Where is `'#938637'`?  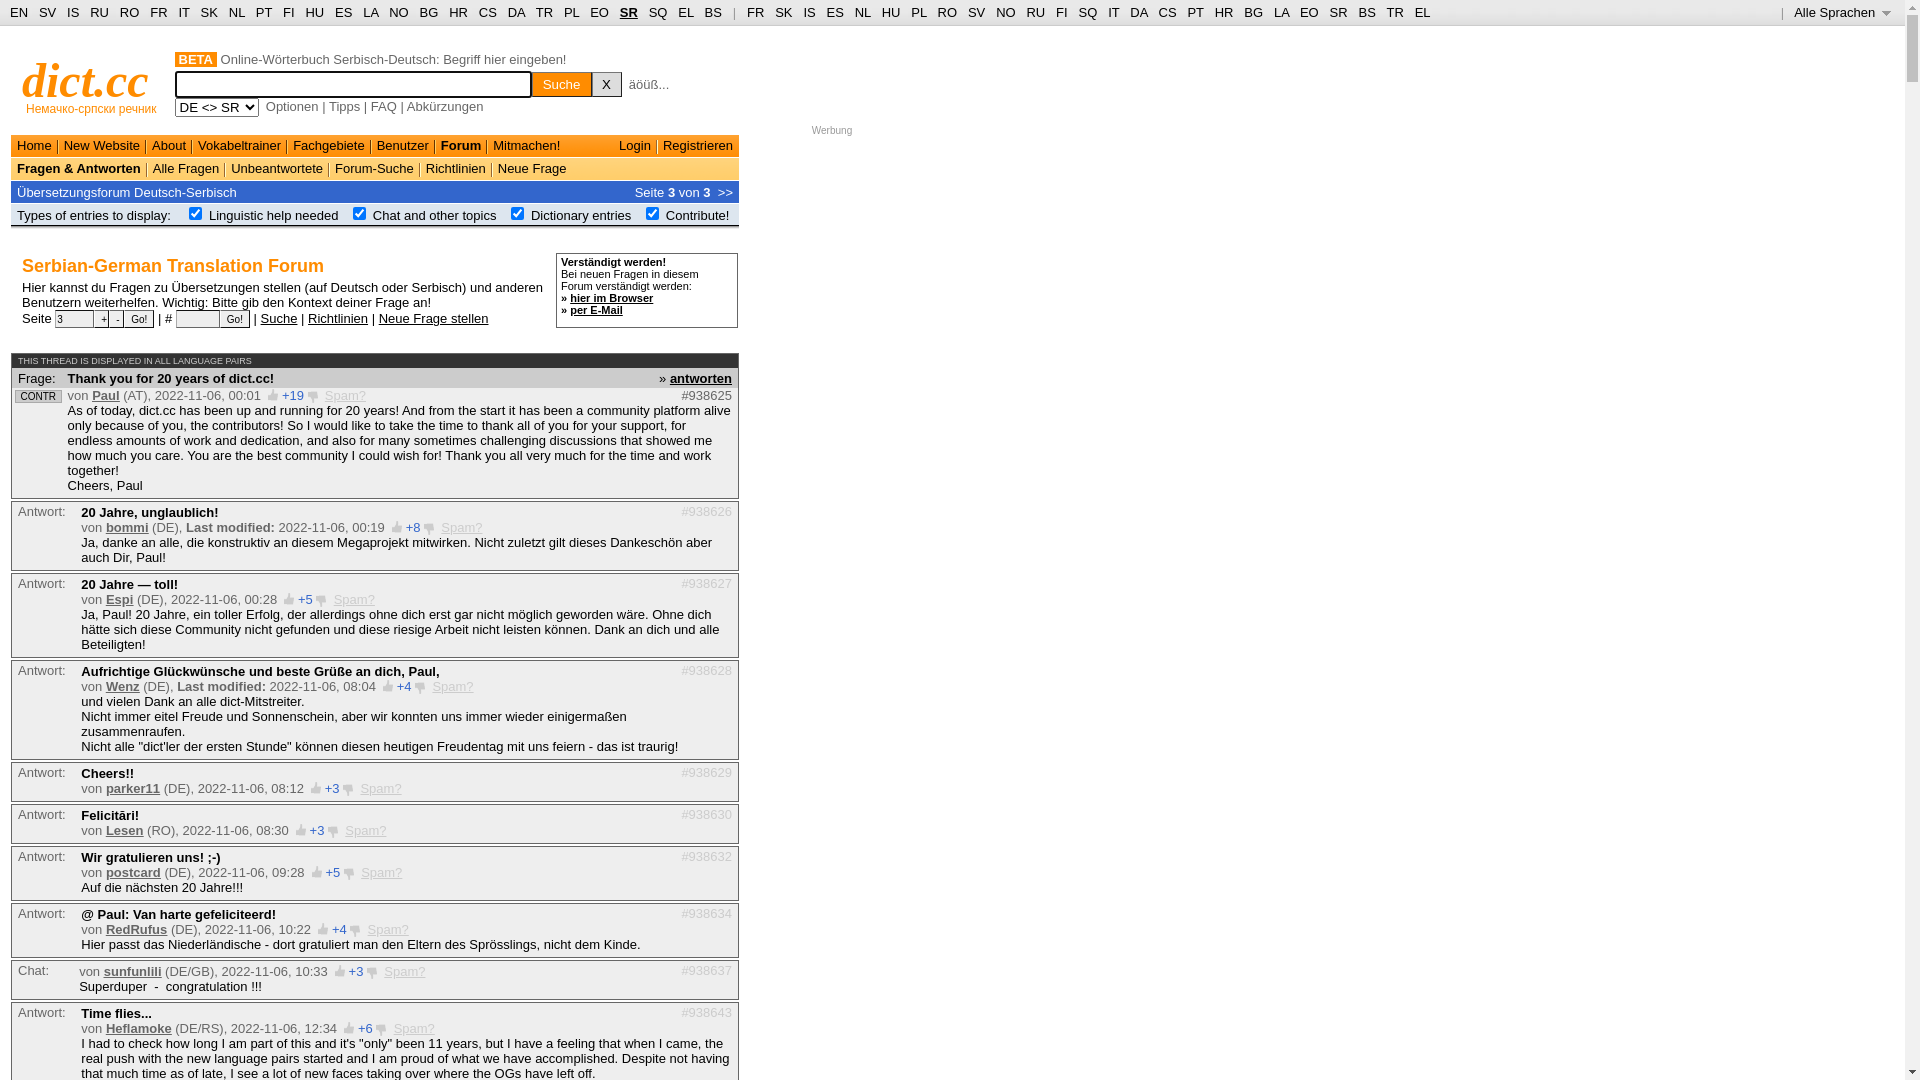
'#938637' is located at coordinates (706, 968).